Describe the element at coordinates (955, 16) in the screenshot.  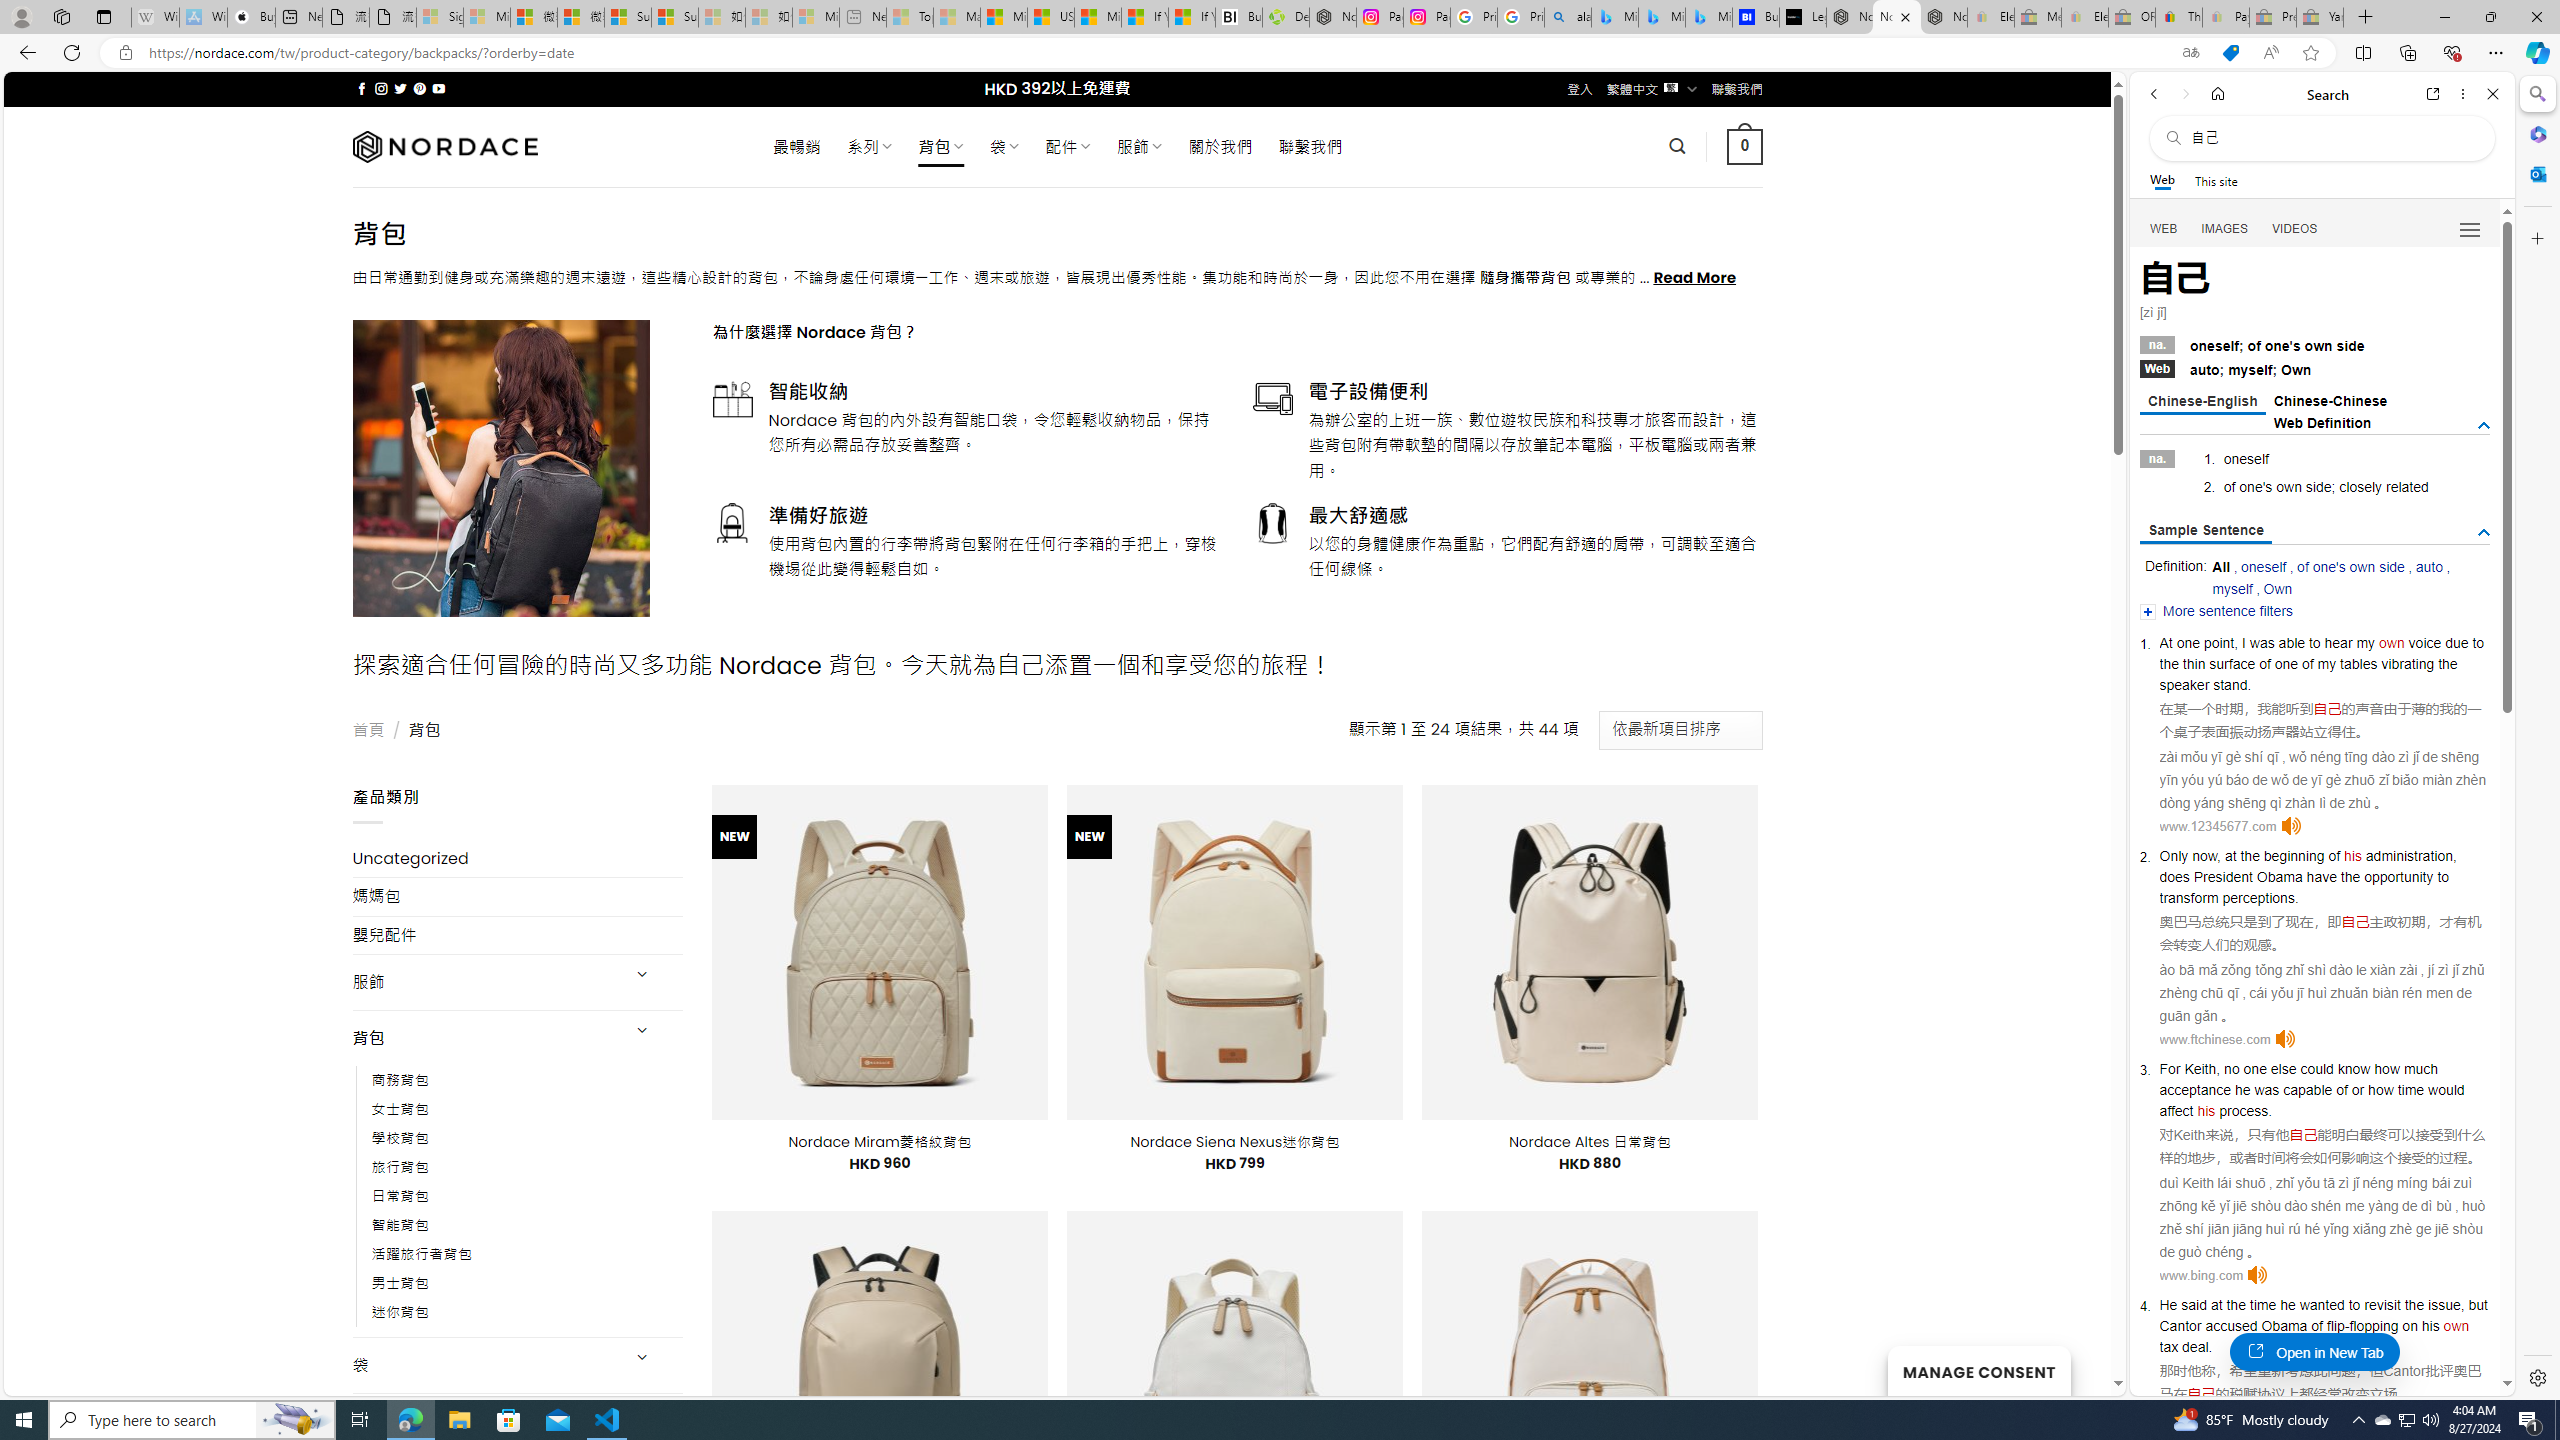
I see `'Marine life - MSN - Sleeping'` at that location.